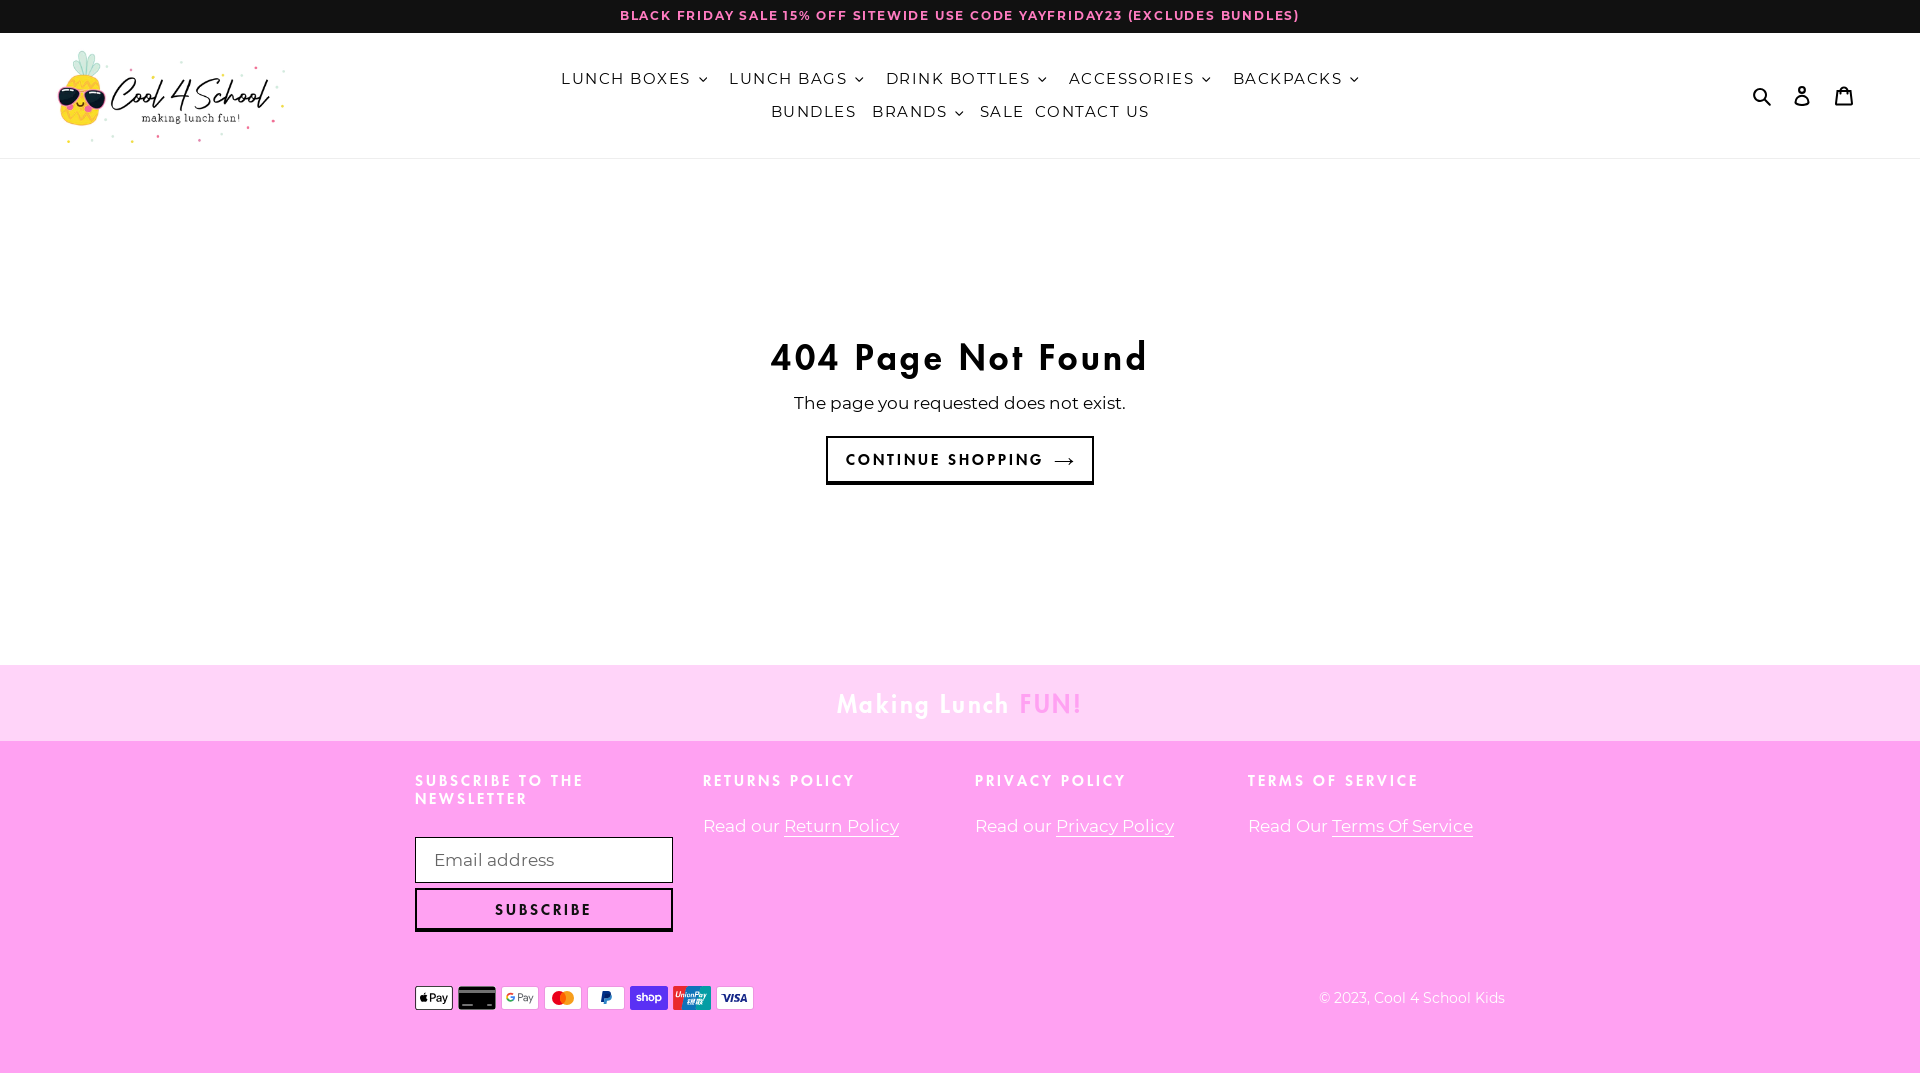 The image size is (1920, 1080). What do you see at coordinates (979, 112) in the screenshot?
I see `'SALE'` at bounding box center [979, 112].